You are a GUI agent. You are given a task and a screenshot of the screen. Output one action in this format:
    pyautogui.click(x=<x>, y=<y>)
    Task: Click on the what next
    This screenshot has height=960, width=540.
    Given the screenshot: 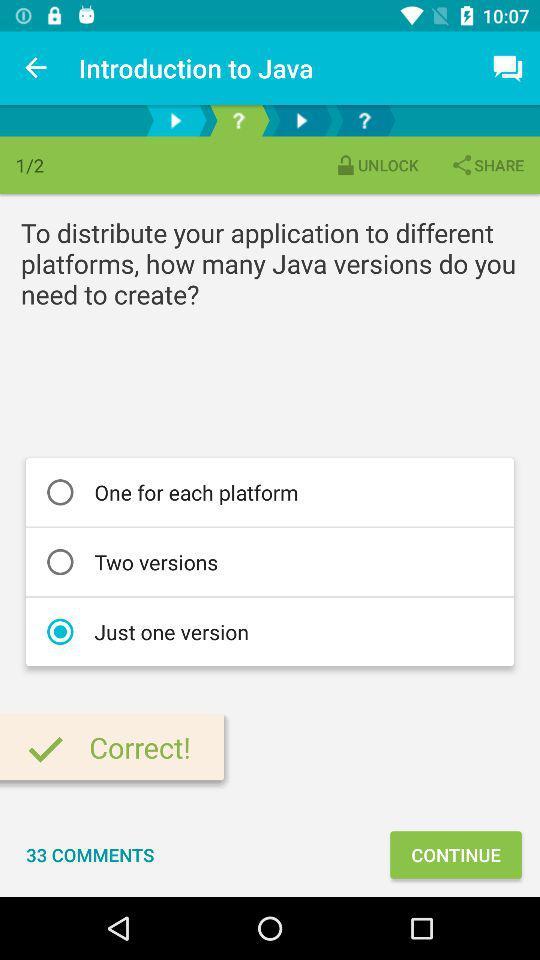 What is the action you would take?
    pyautogui.click(x=363, y=120)
    